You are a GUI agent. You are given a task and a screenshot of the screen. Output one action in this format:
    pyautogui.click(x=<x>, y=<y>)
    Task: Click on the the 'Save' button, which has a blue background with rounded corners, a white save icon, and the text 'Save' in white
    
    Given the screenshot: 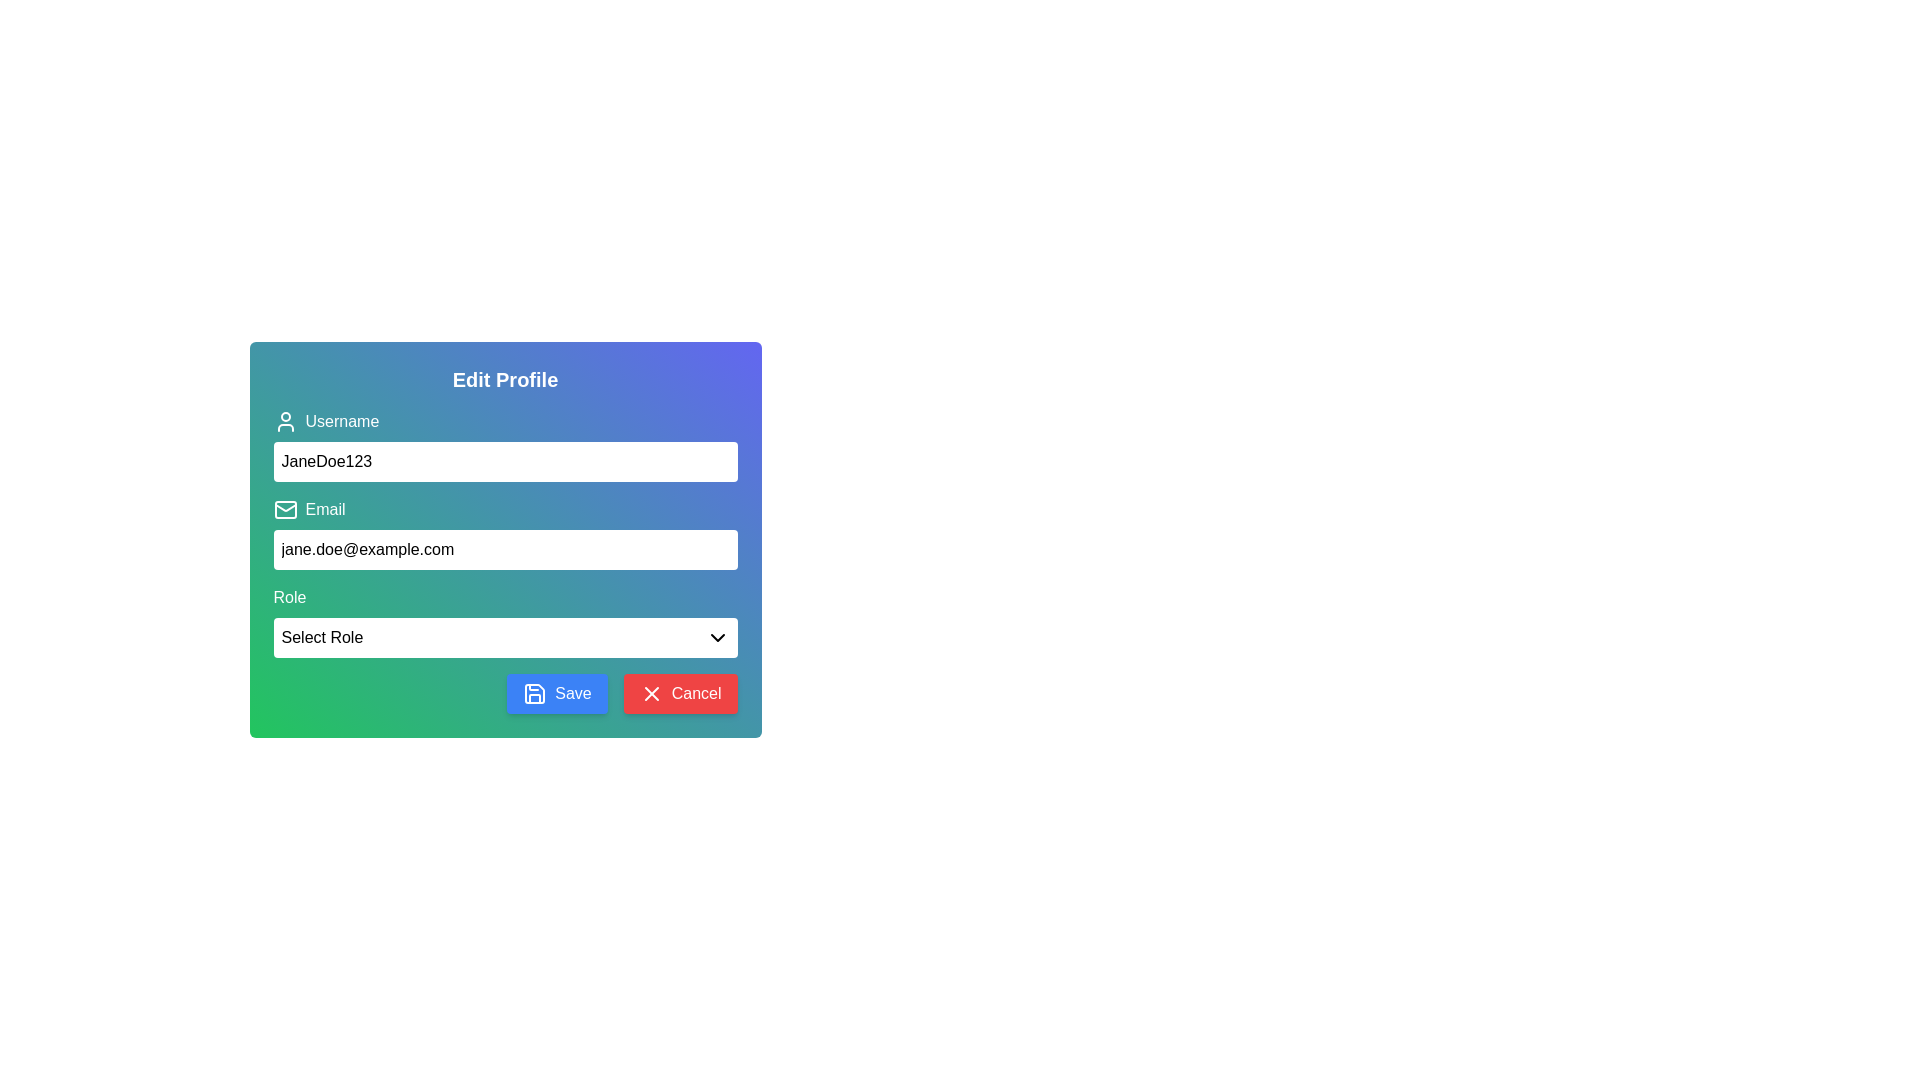 What is the action you would take?
    pyautogui.click(x=557, y=693)
    